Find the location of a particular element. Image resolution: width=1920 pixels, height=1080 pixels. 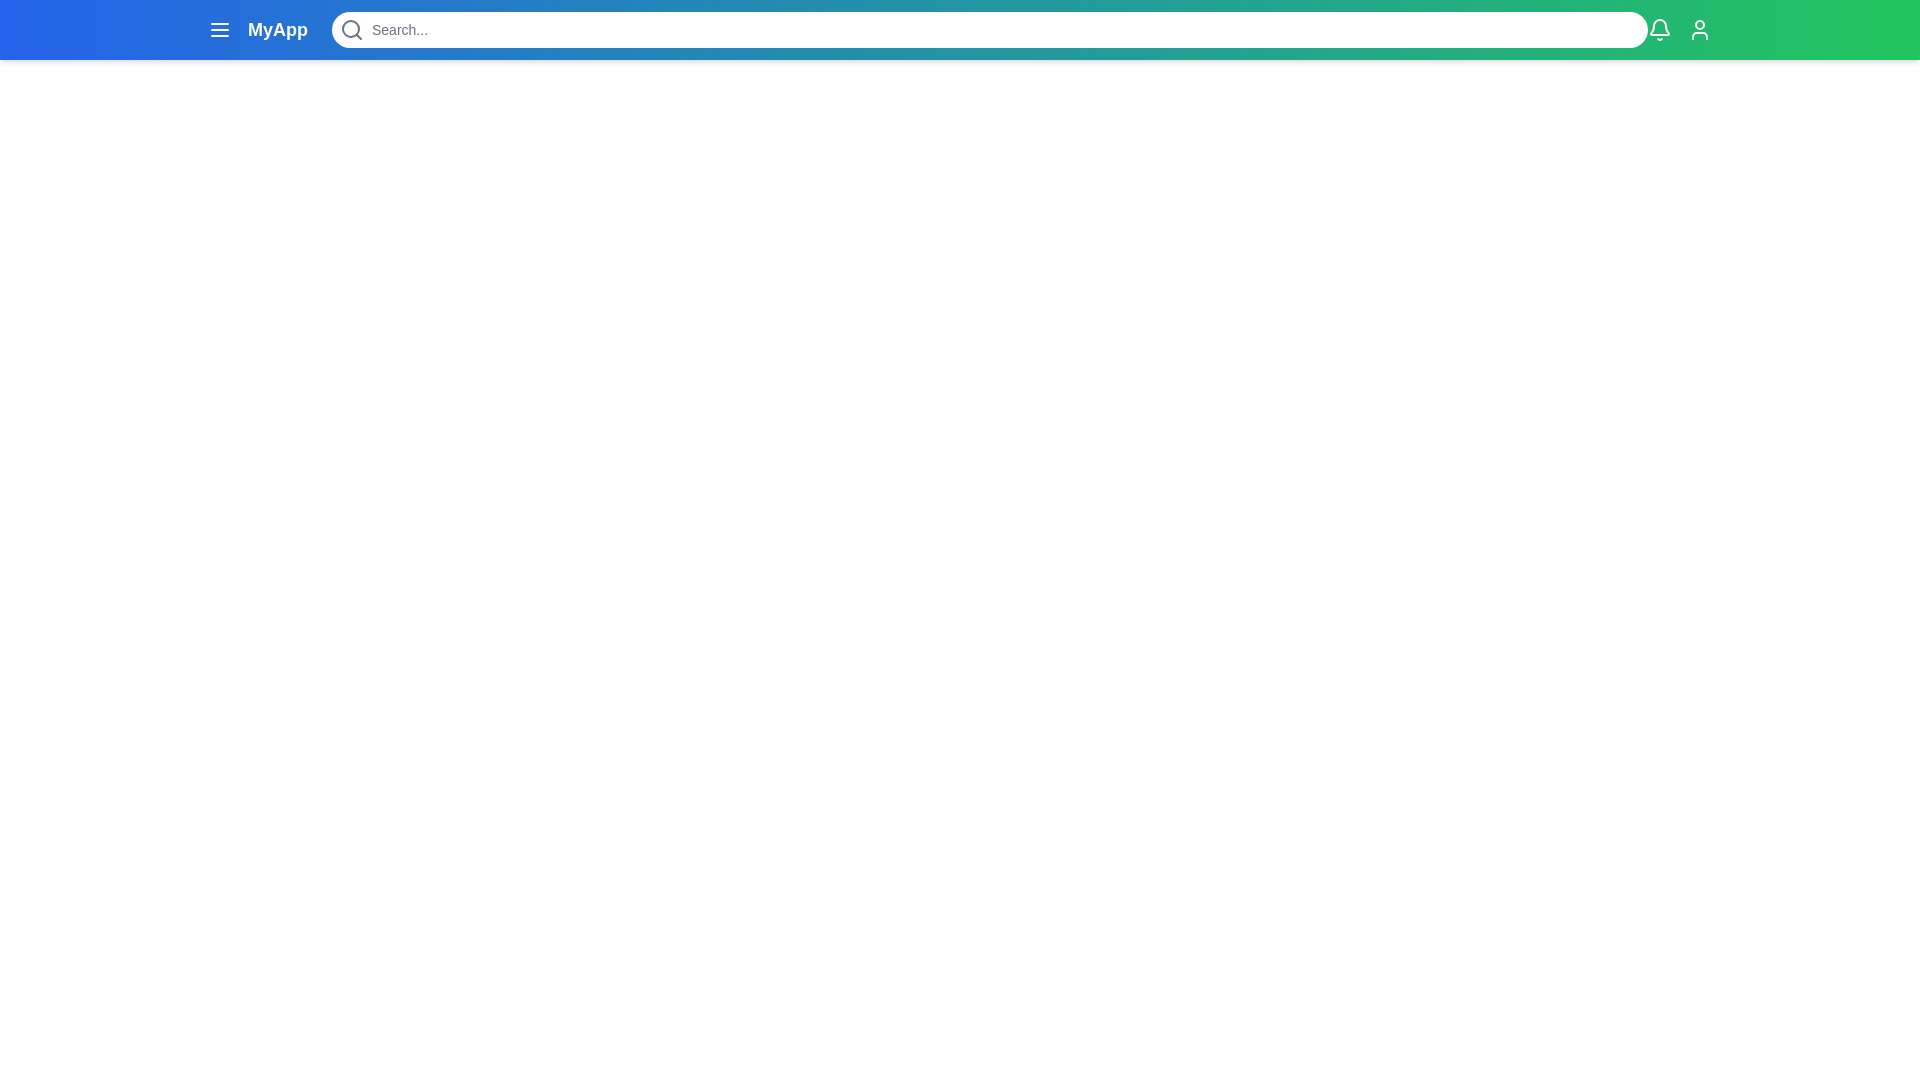

the Text Label that represents the application name 'MyApp' located in the top-left section of the interface, directly to the right of the menu icon is located at coordinates (277, 30).